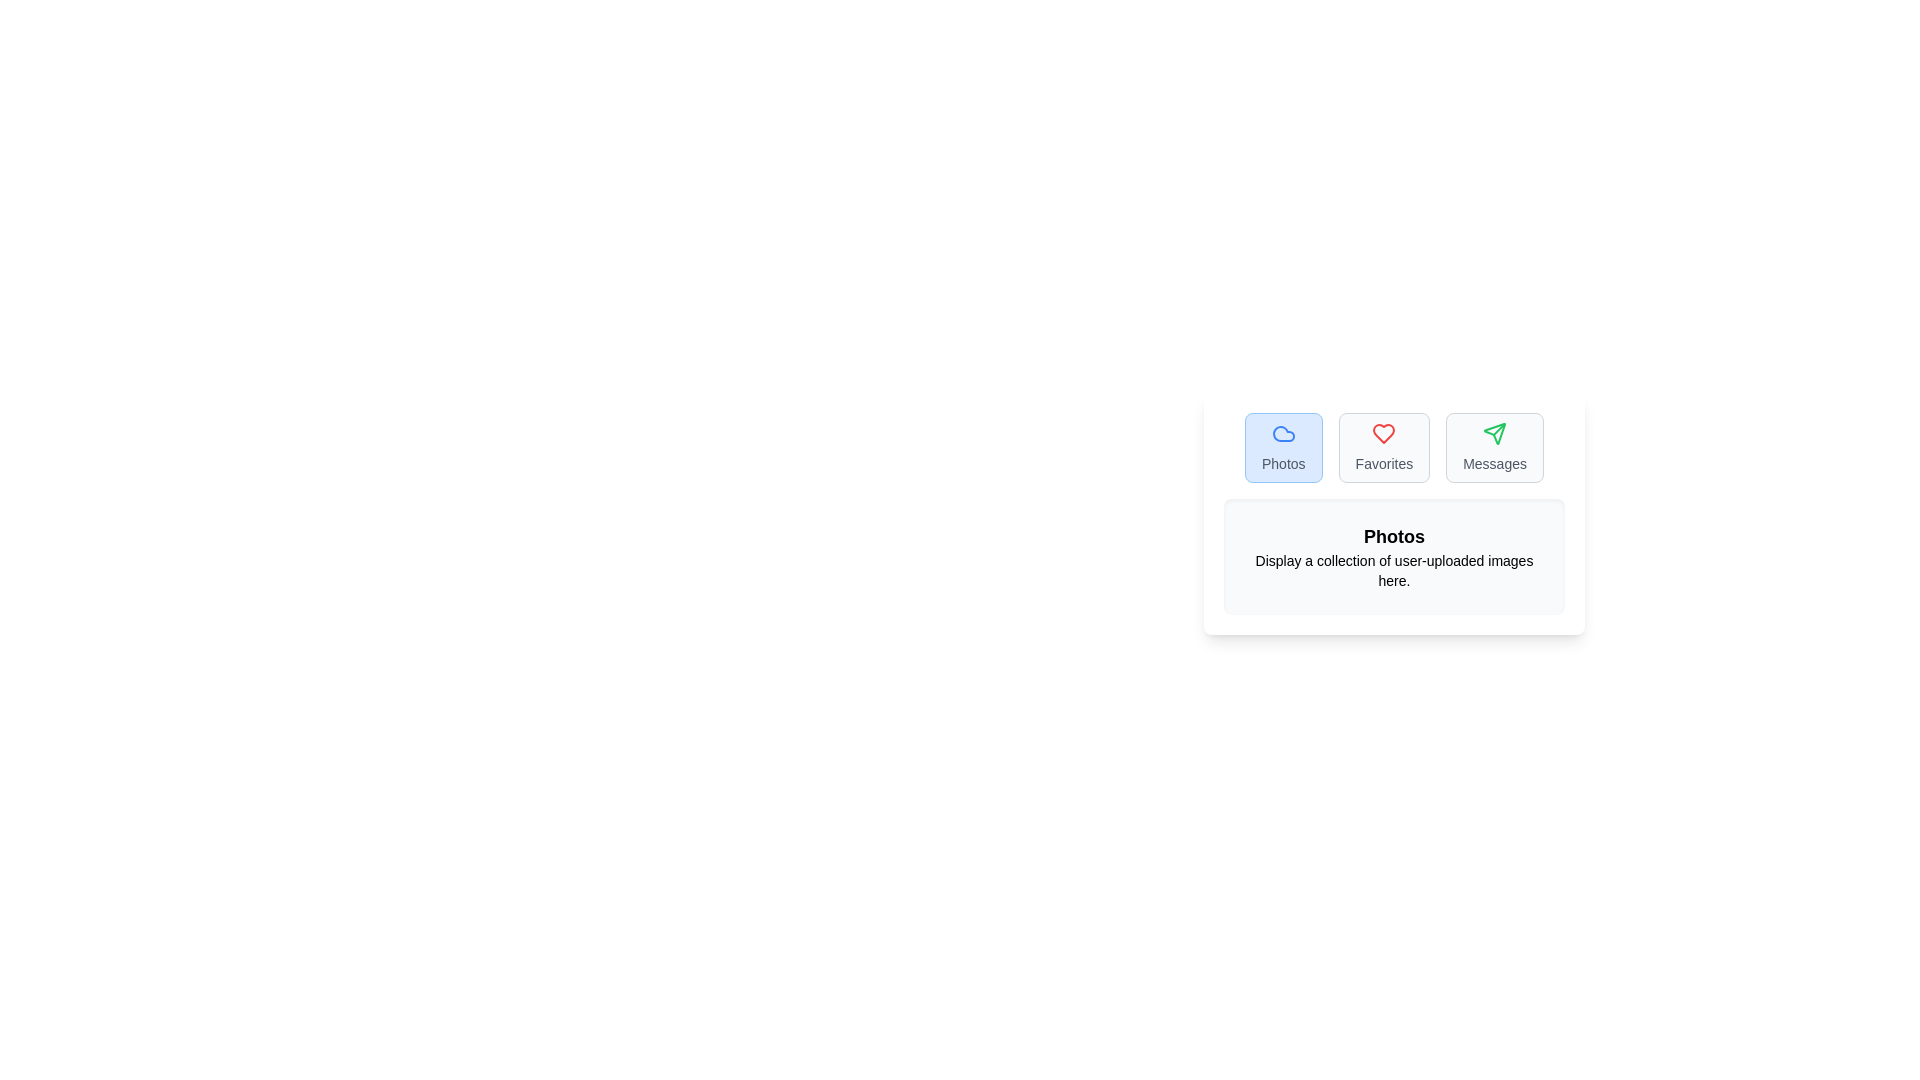  What do you see at coordinates (1283, 433) in the screenshot?
I see `the decorative cloud icon for the 'Photos' button, which is located at the top-center of the button, suggesting storage or online availability` at bounding box center [1283, 433].